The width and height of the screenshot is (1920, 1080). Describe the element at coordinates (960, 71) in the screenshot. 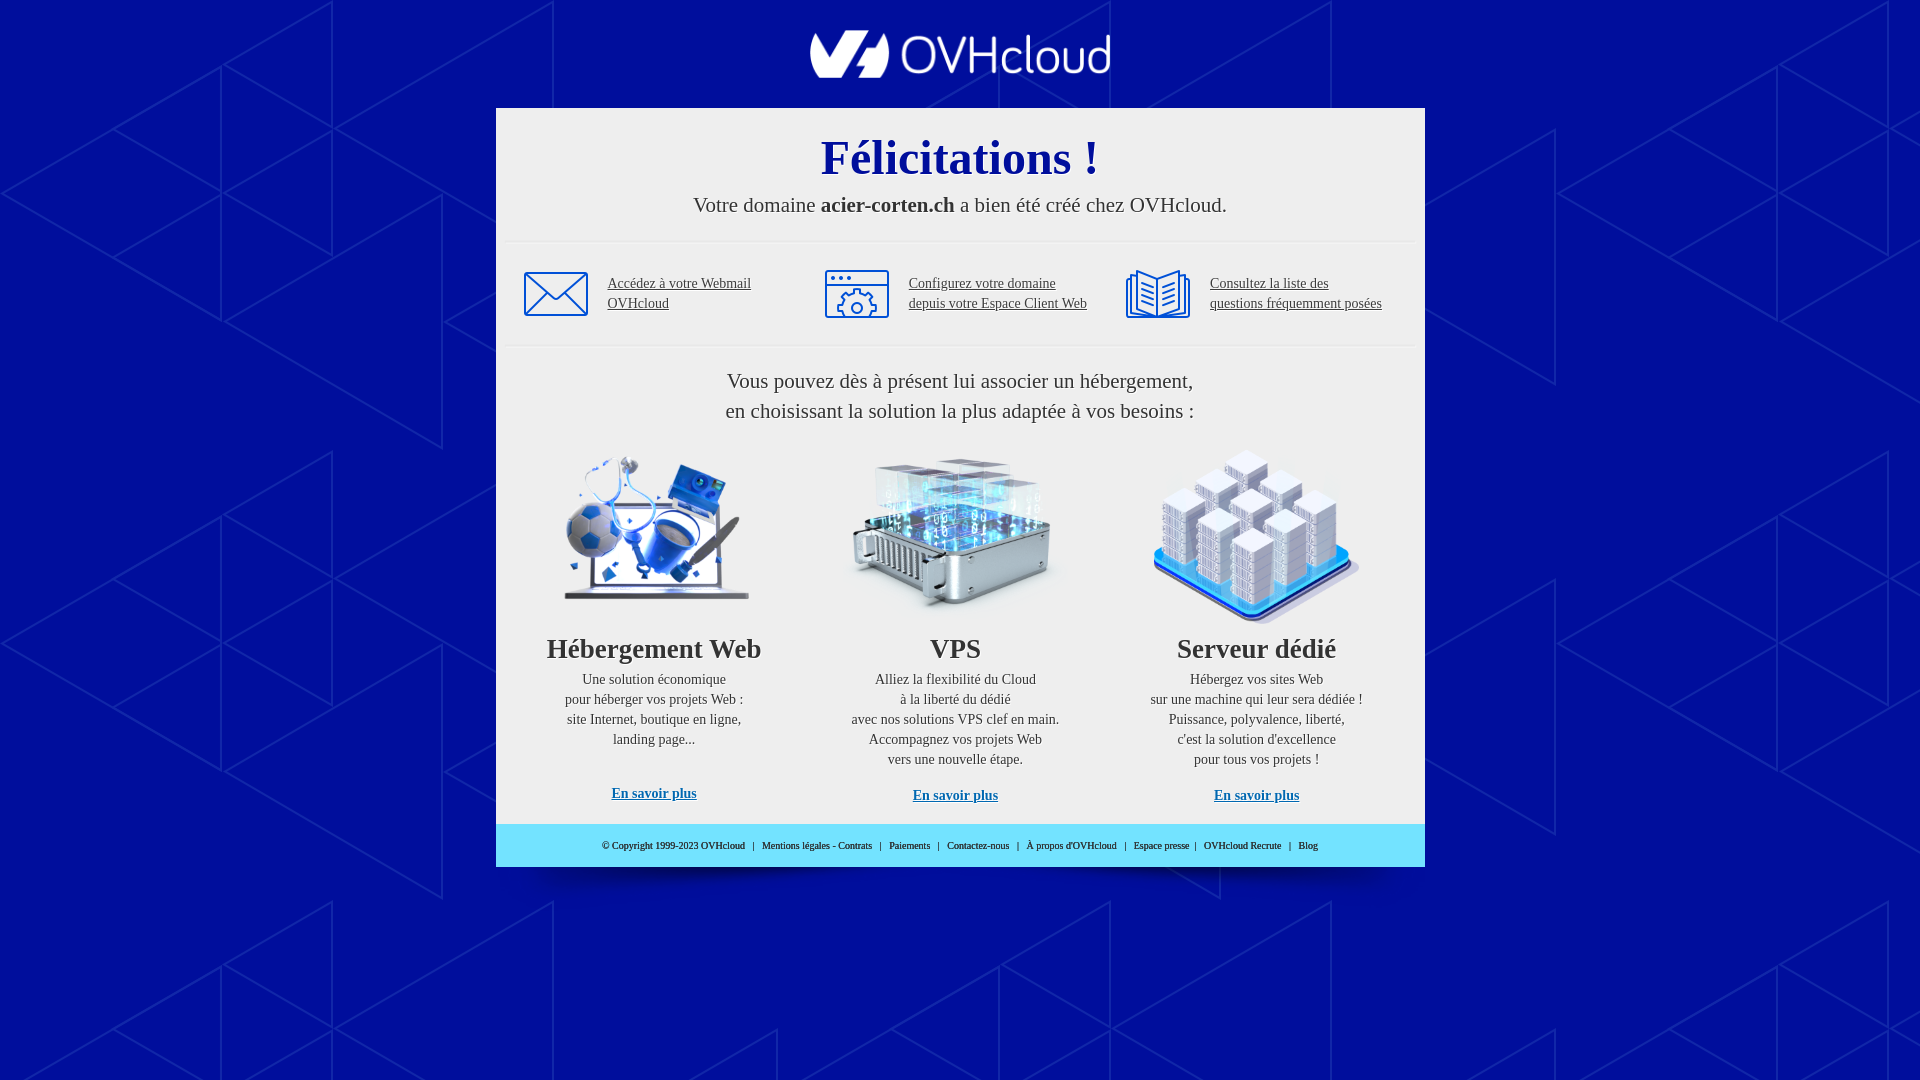

I see `'OVHcloud'` at that location.